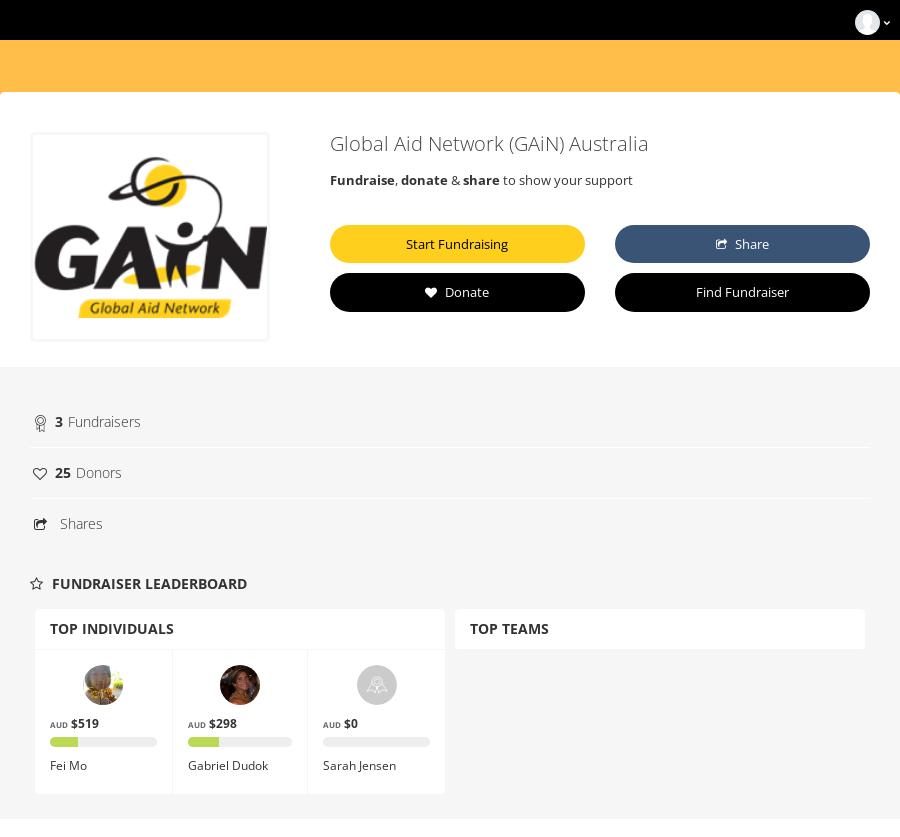 This screenshot has width=900, height=837. I want to click on 'Donors', so click(98, 471).